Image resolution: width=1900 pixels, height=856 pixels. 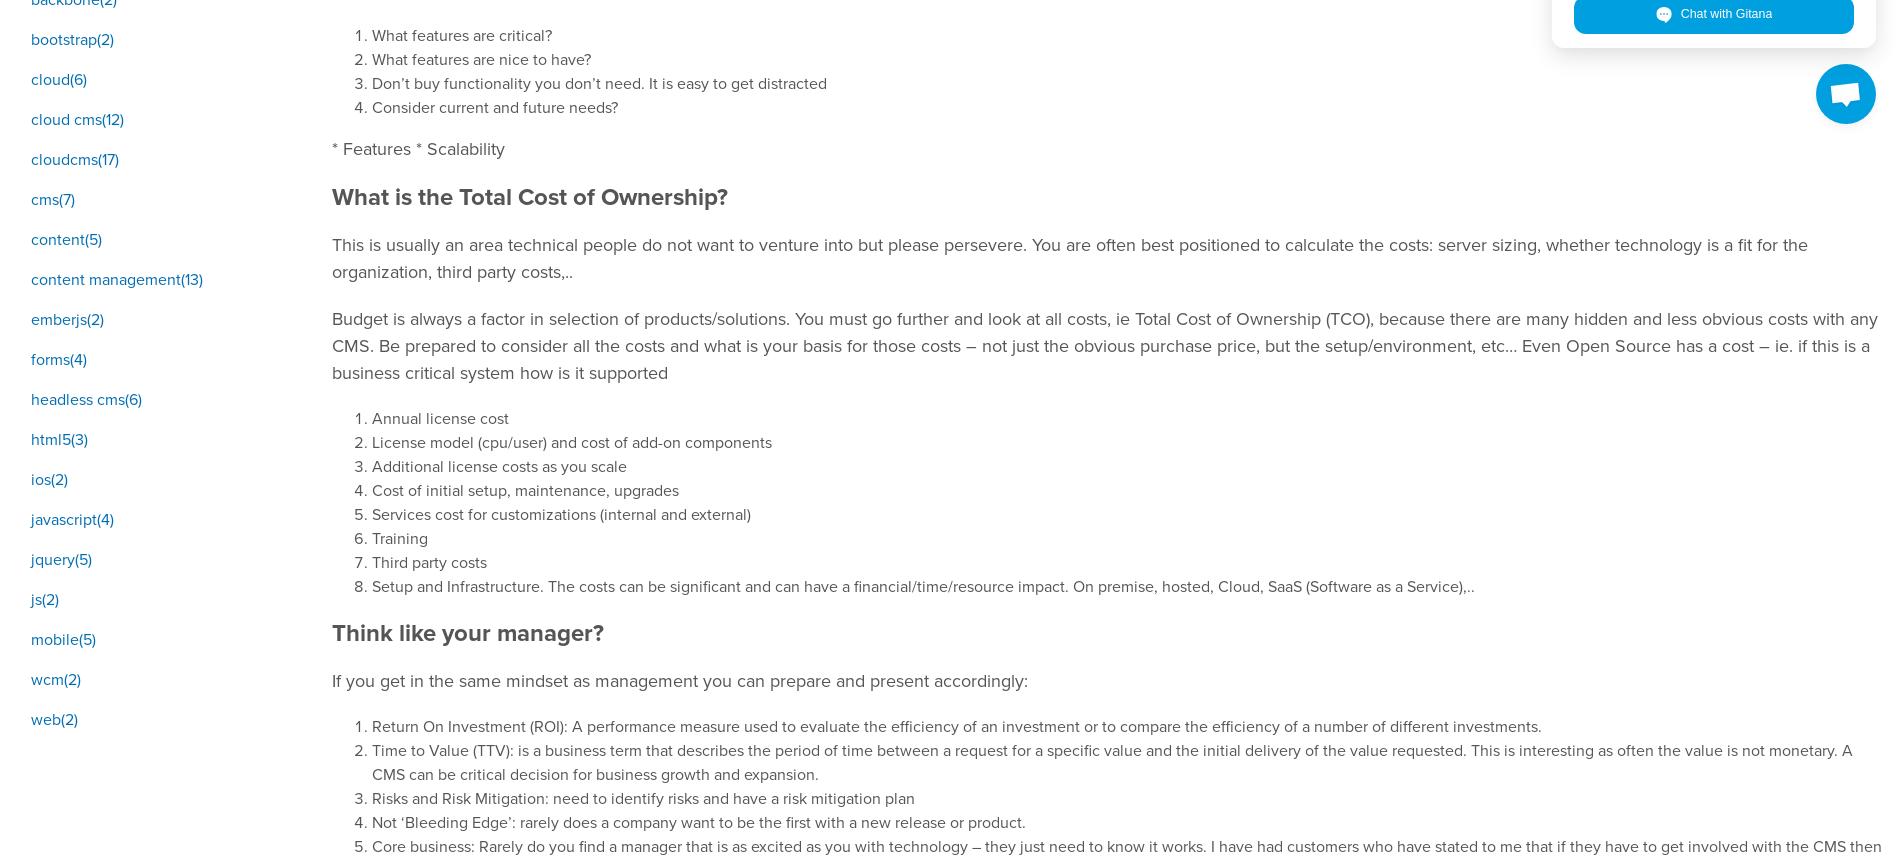 I want to click on 'bootstrap(2)', so click(x=30, y=37).